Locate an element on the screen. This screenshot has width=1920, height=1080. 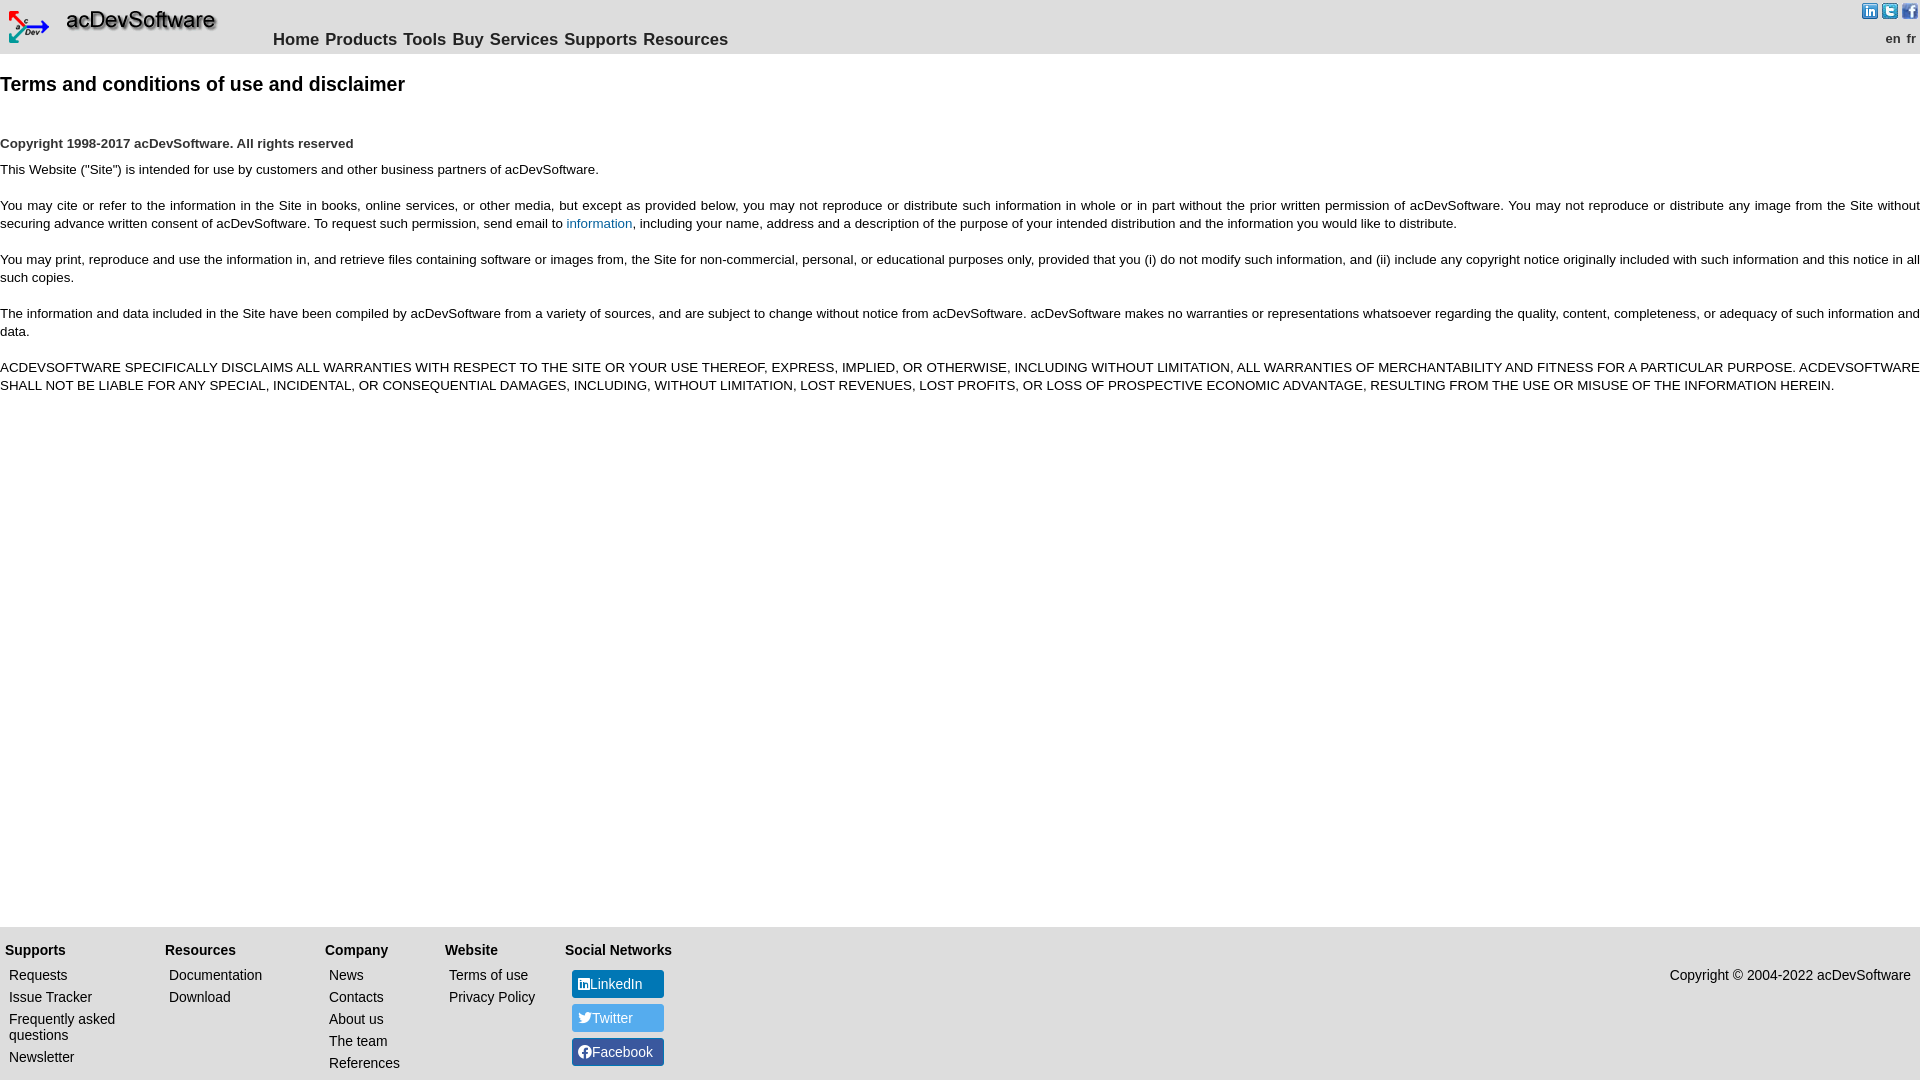
'News' is located at coordinates (346, 974).